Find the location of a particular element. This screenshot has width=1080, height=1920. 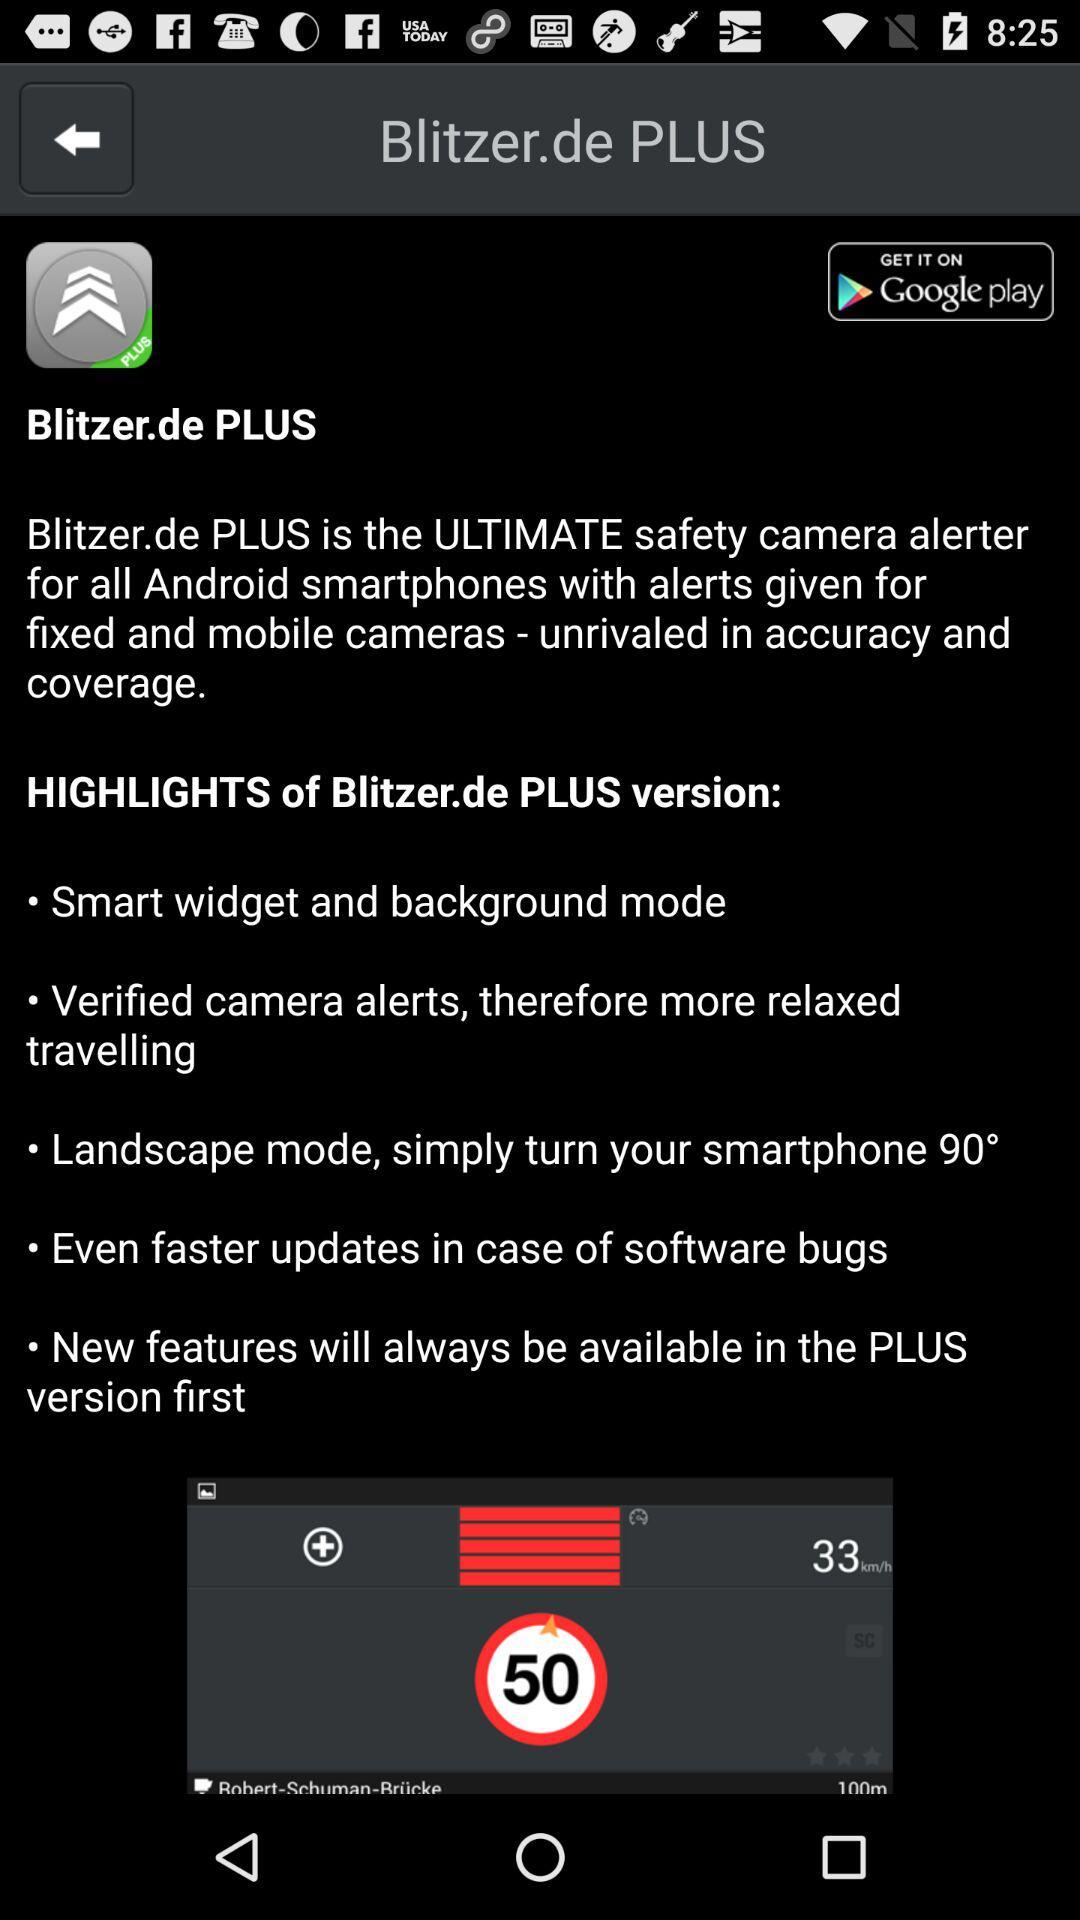

previous is located at coordinates (75, 138).